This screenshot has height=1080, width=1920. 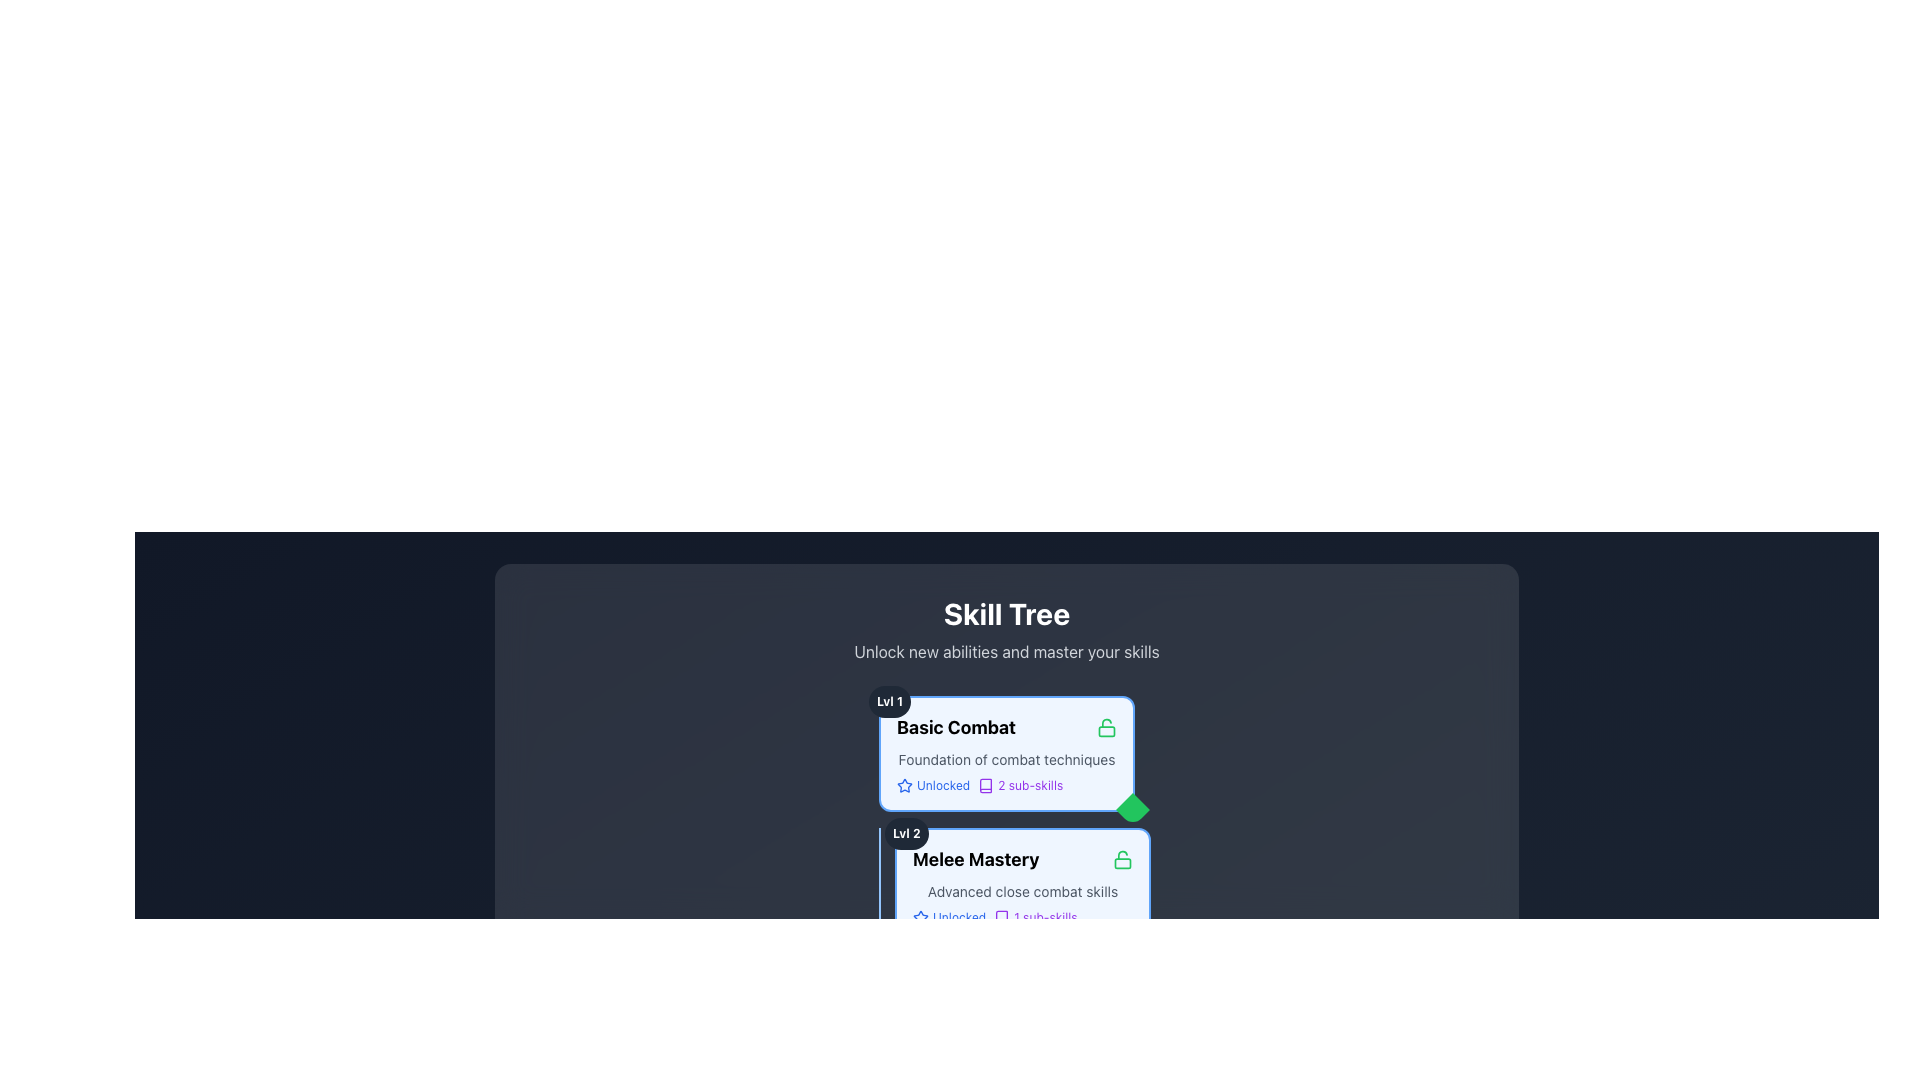 What do you see at coordinates (1007, 651) in the screenshot?
I see `the subtitle text 'Unlock new abilities and master your skills.' located directly beneath the bold header 'Skill Tree.'` at bounding box center [1007, 651].